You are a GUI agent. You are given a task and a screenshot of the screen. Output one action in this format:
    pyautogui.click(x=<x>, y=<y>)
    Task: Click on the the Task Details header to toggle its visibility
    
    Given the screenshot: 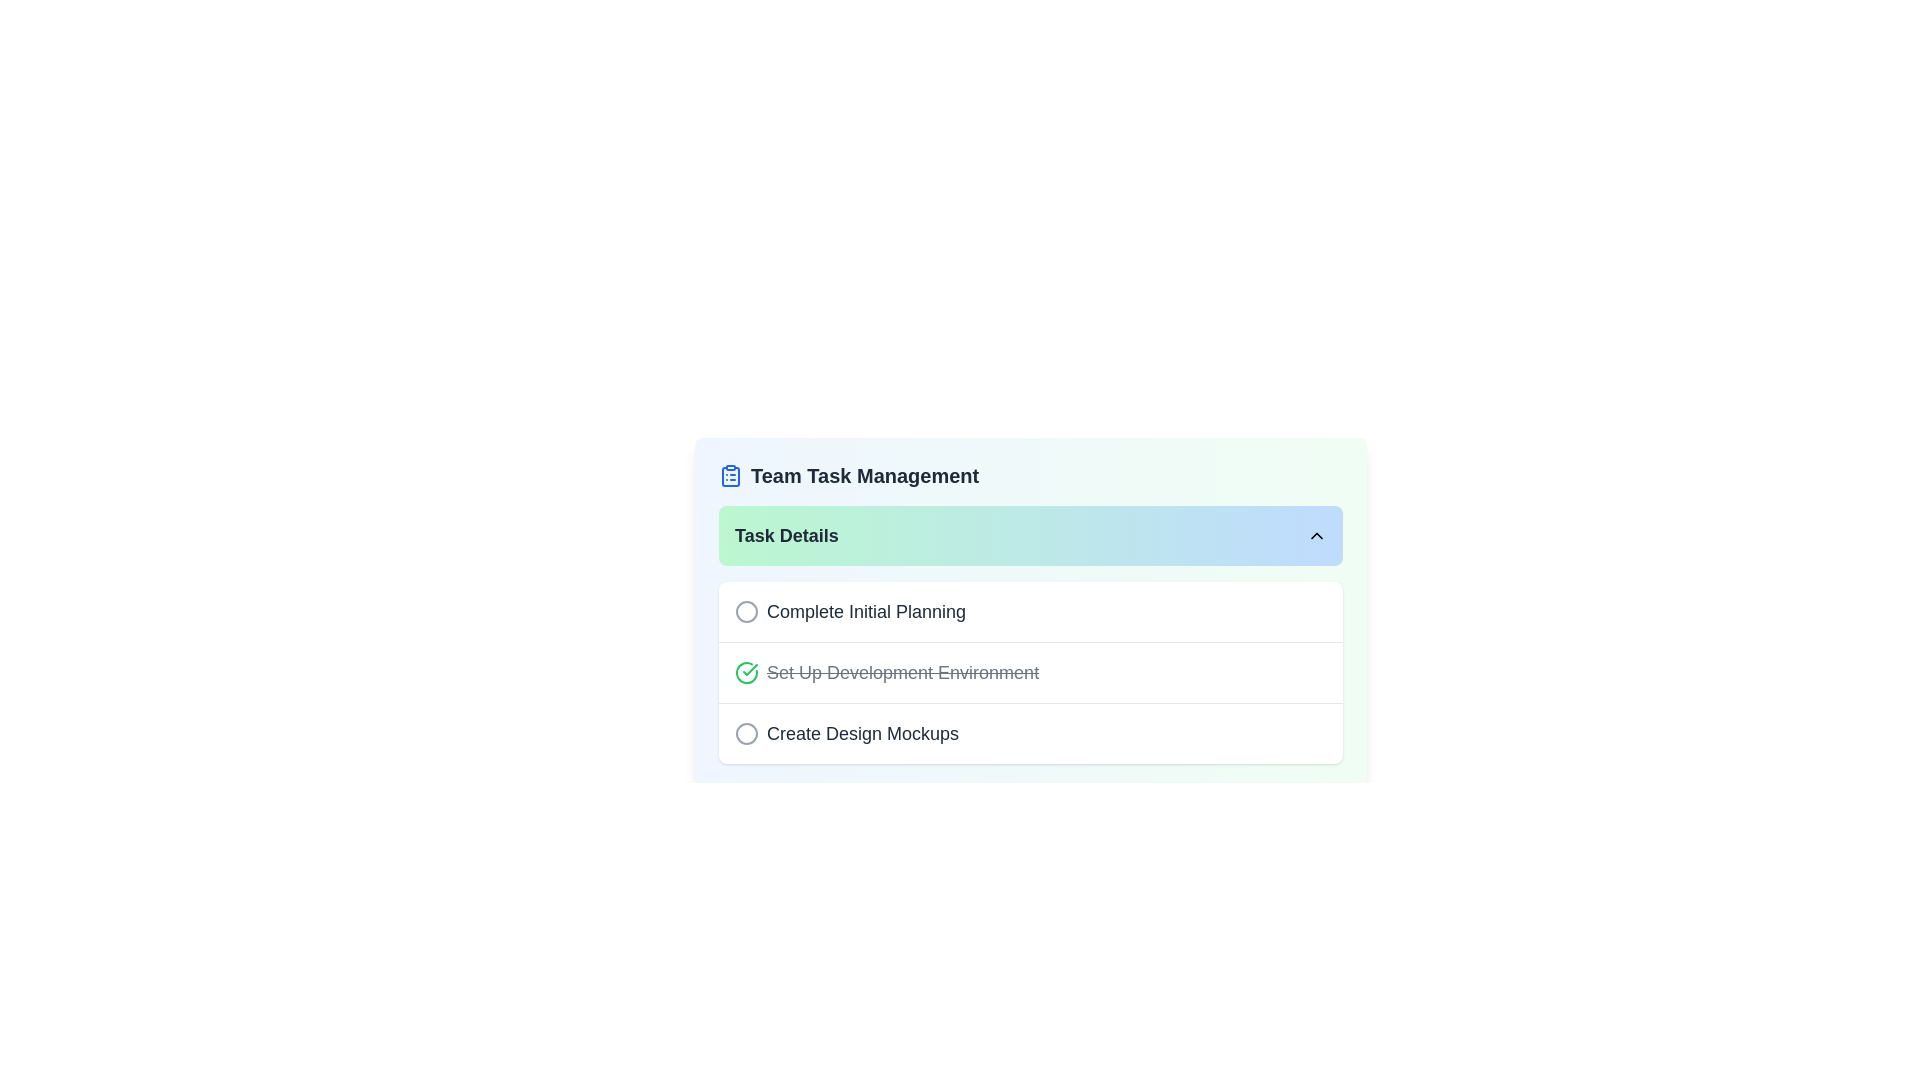 What is the action you would take?
    pyautogui.click(x=1031, y=535)
    